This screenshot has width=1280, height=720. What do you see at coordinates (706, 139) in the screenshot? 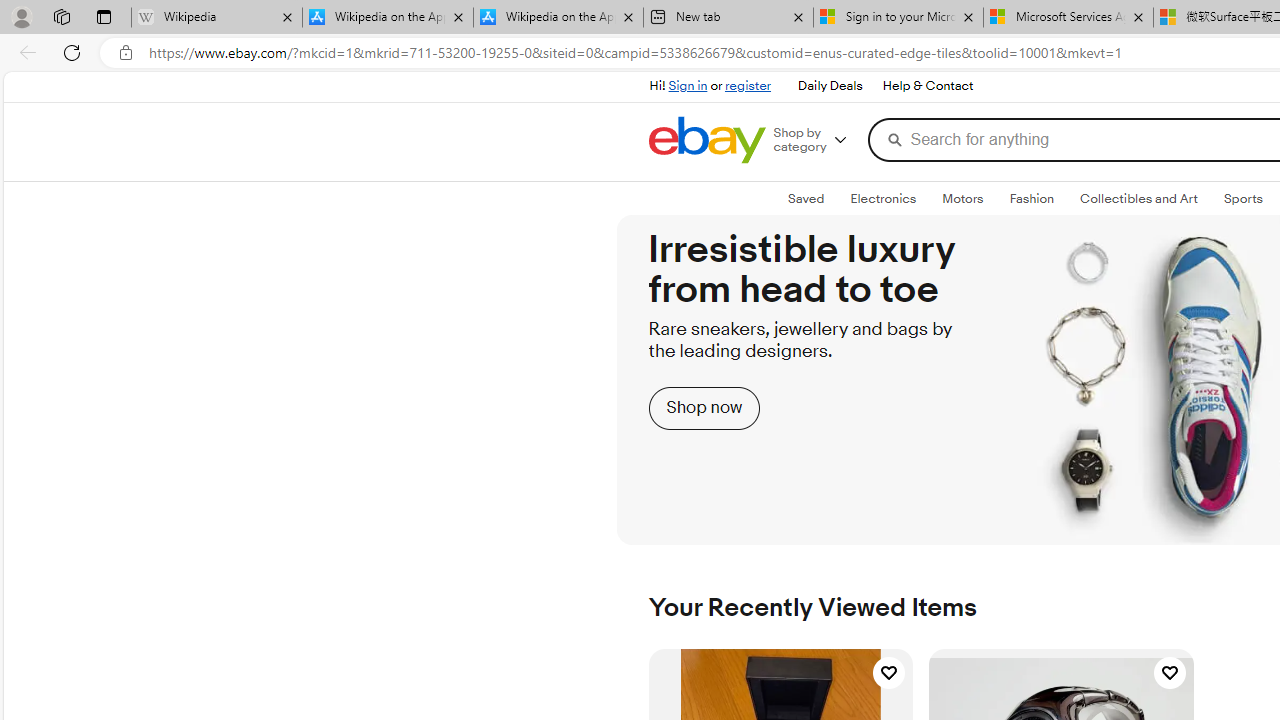
I see `'eBay Home'` at bounding box center [706, 139].